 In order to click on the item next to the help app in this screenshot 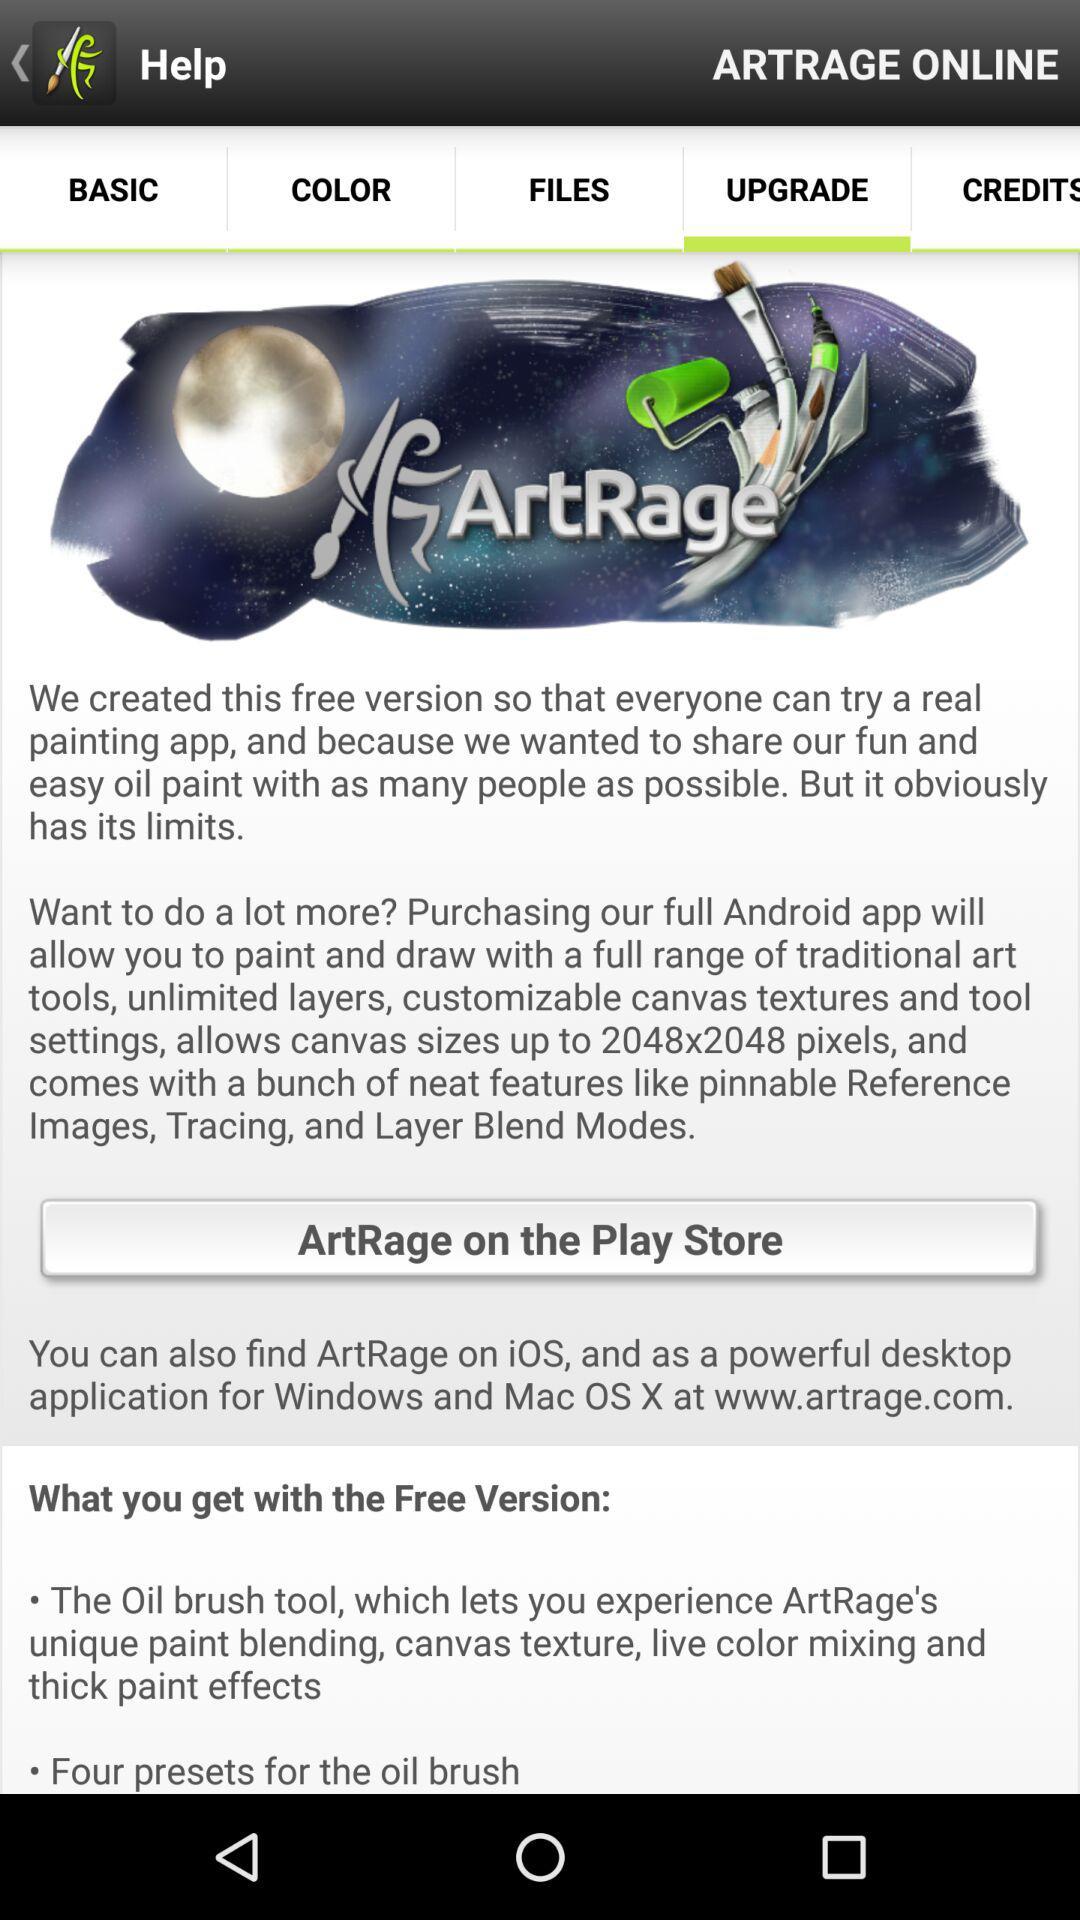, I will do `click(884, 62)`.